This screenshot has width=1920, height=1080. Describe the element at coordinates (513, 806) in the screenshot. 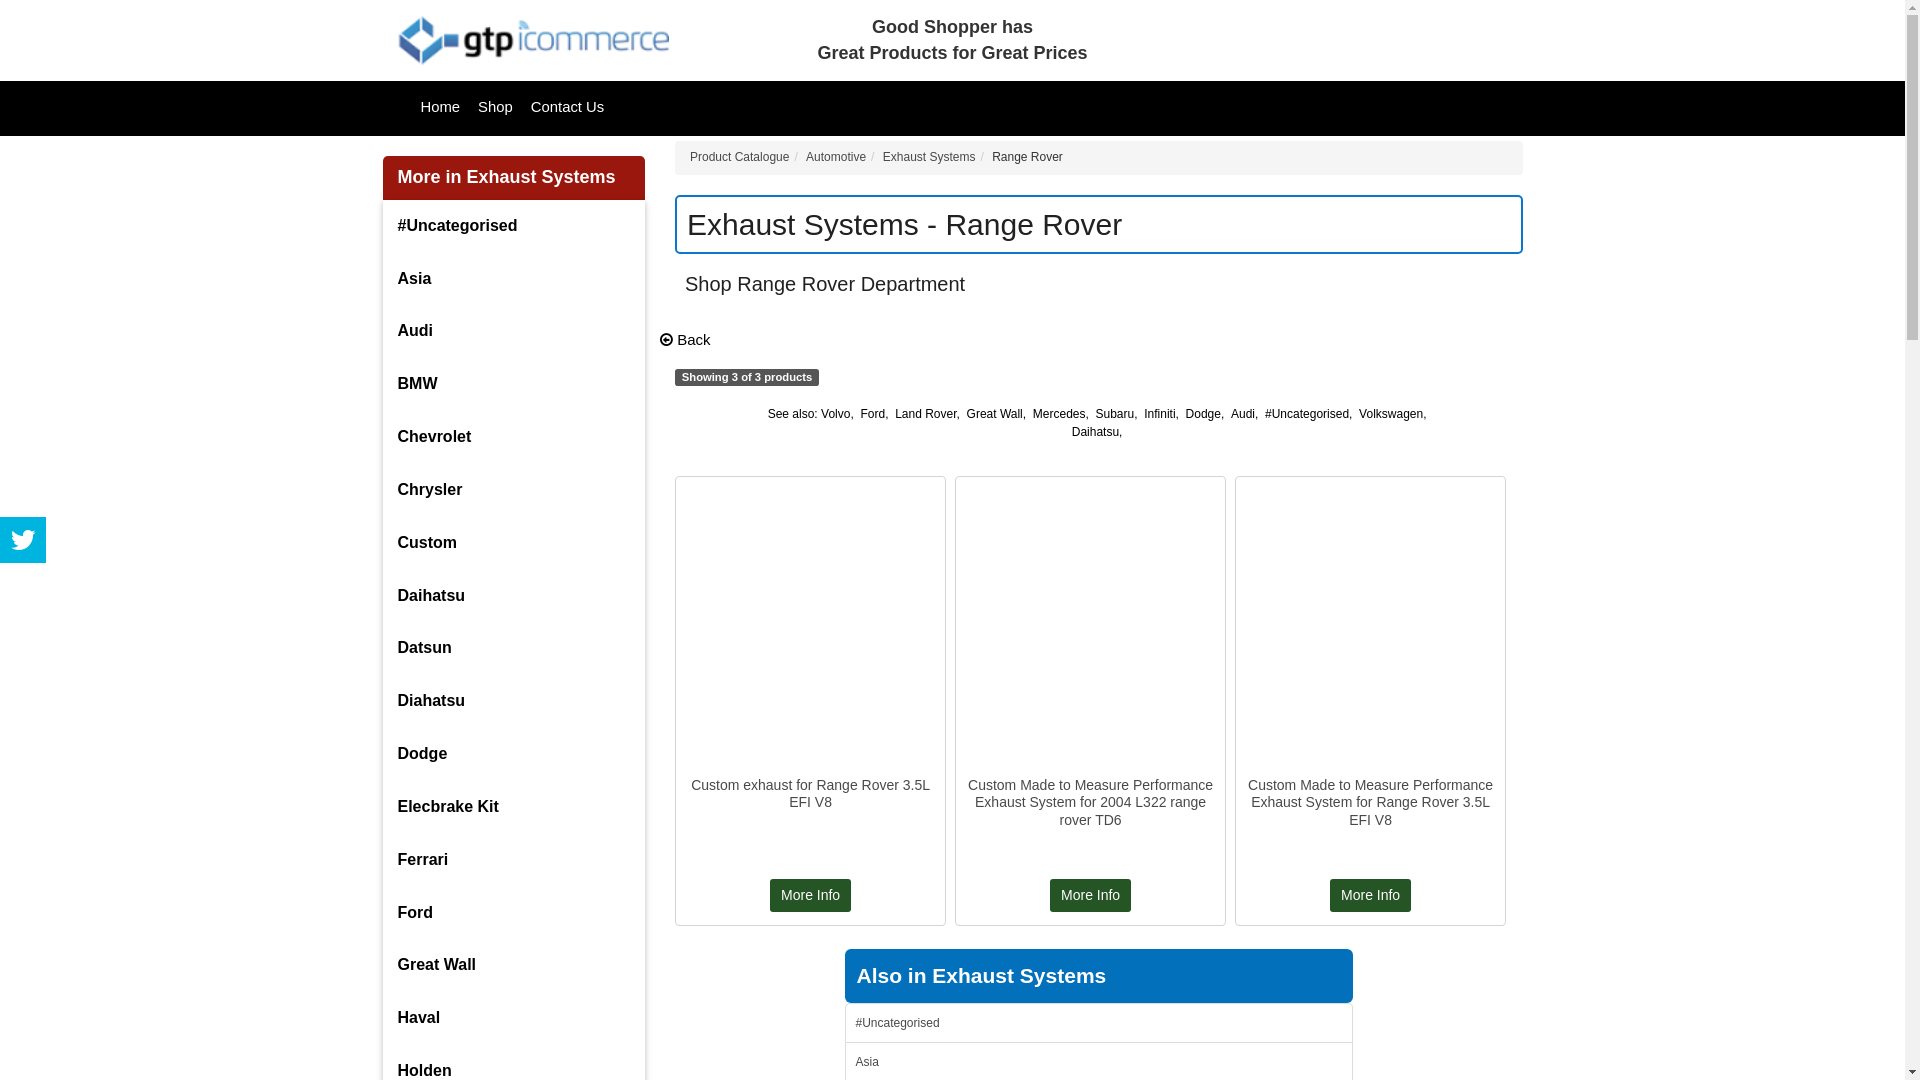

I see `'Elecbrake Kit'` at that location.